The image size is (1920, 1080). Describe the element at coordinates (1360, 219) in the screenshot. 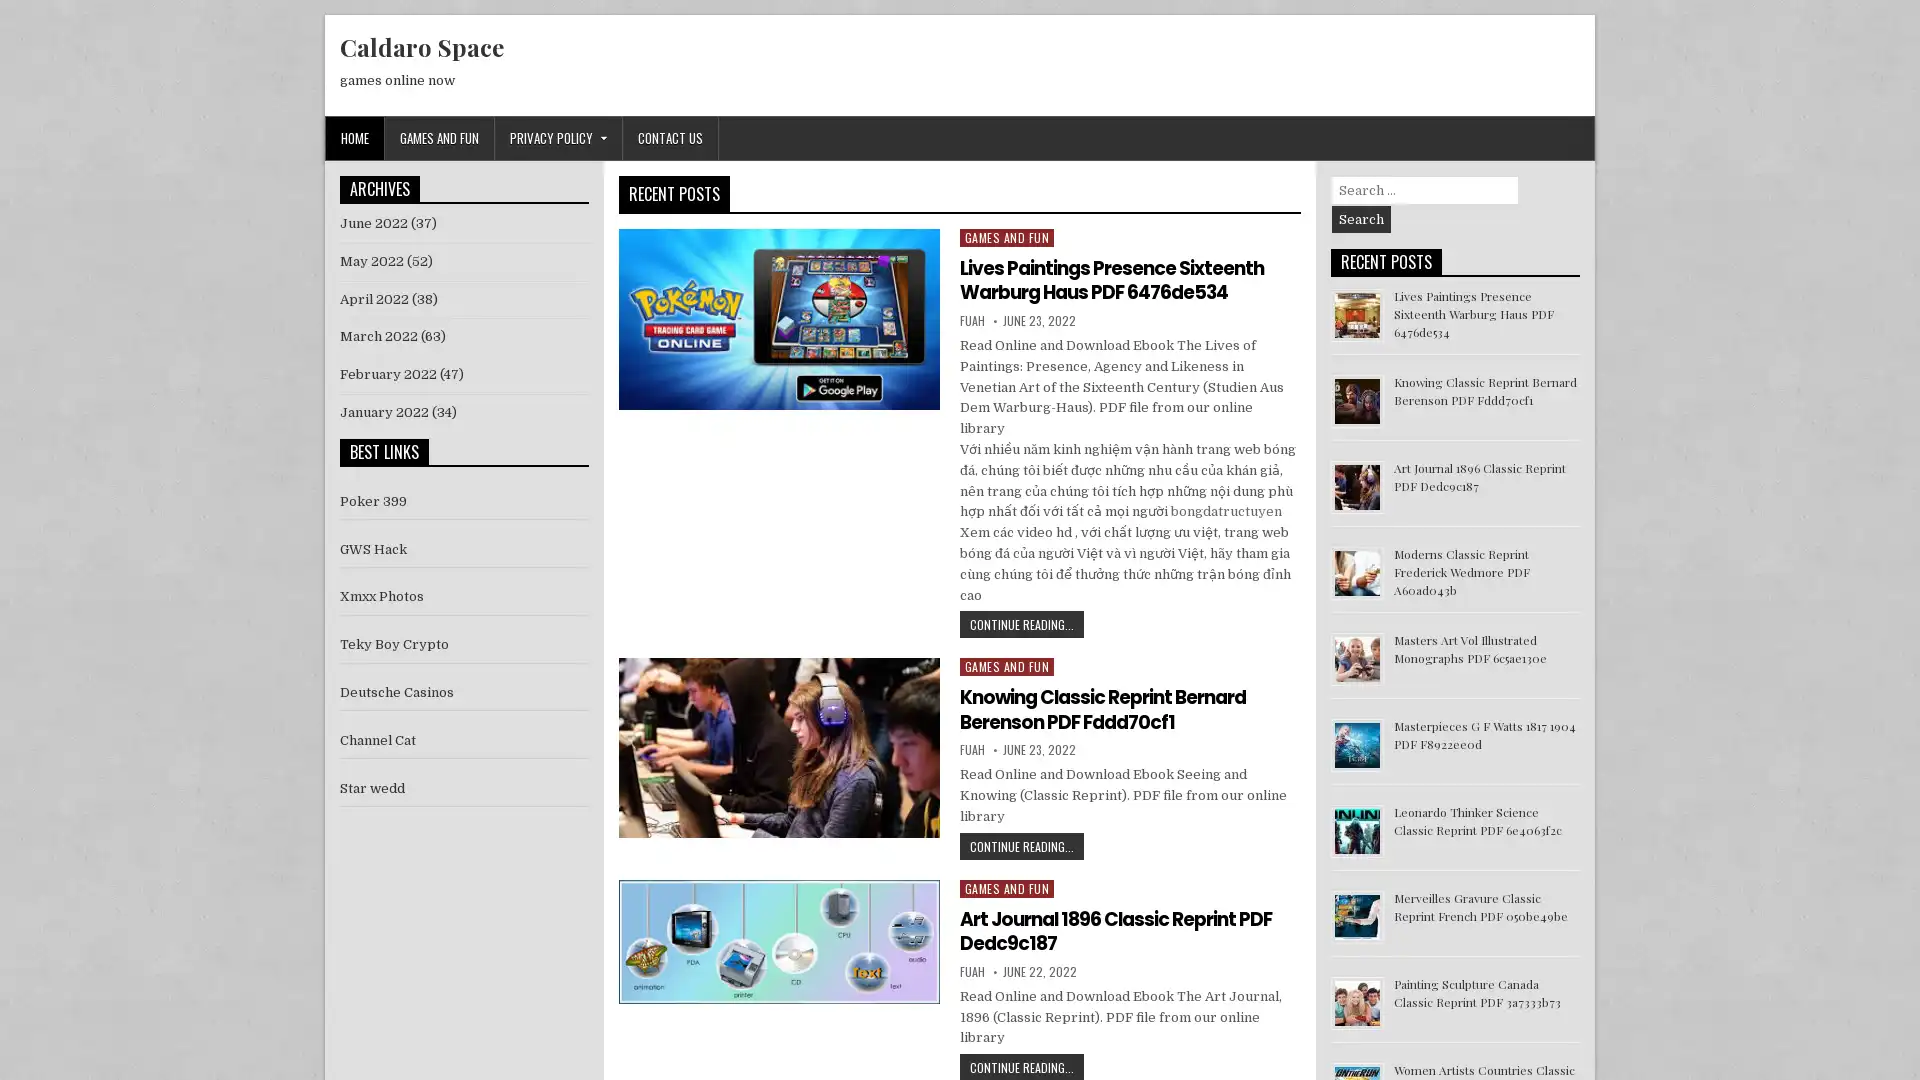

I see `Search` at that location.